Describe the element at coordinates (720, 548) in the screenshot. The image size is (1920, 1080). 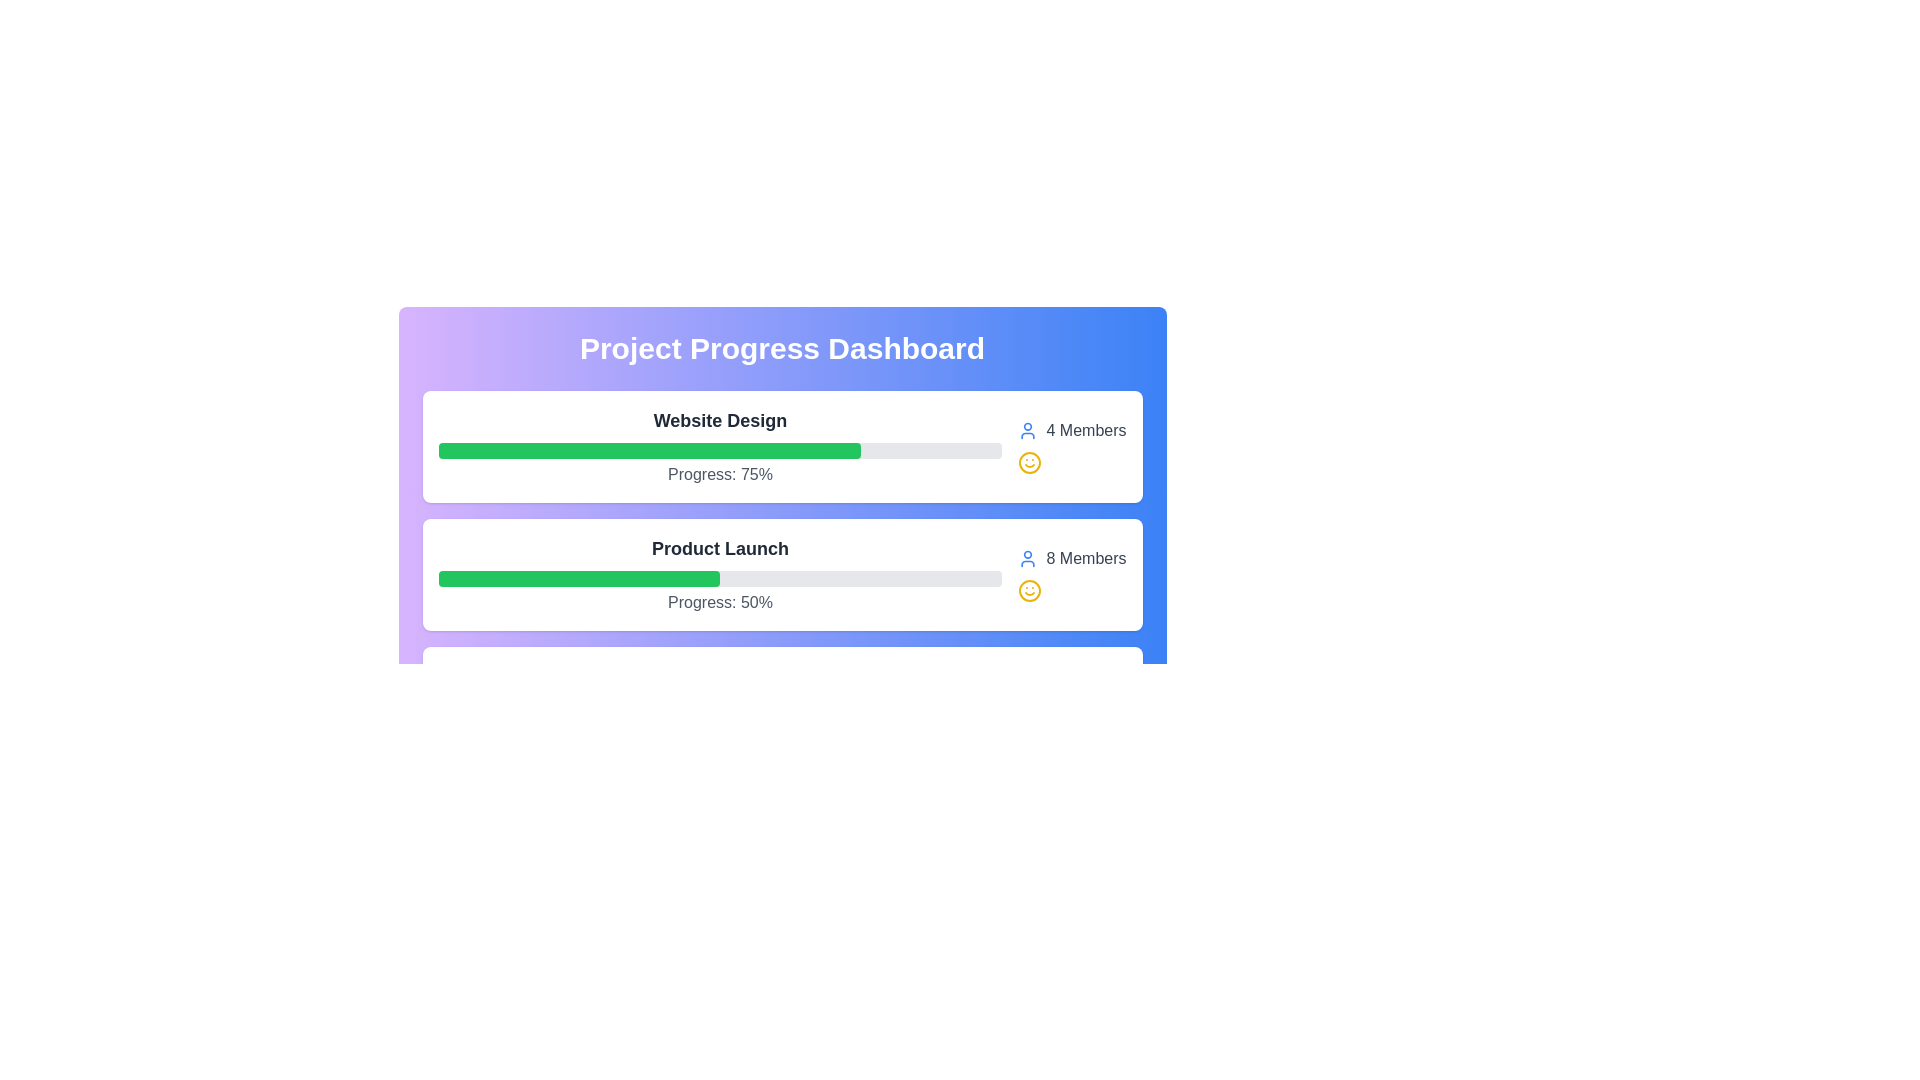
I see `the Text Label that serves as a title or label for the related progress section, which is located just above the horizontal progress bar within the 'Project Progress Dashboard' layout` at that location.